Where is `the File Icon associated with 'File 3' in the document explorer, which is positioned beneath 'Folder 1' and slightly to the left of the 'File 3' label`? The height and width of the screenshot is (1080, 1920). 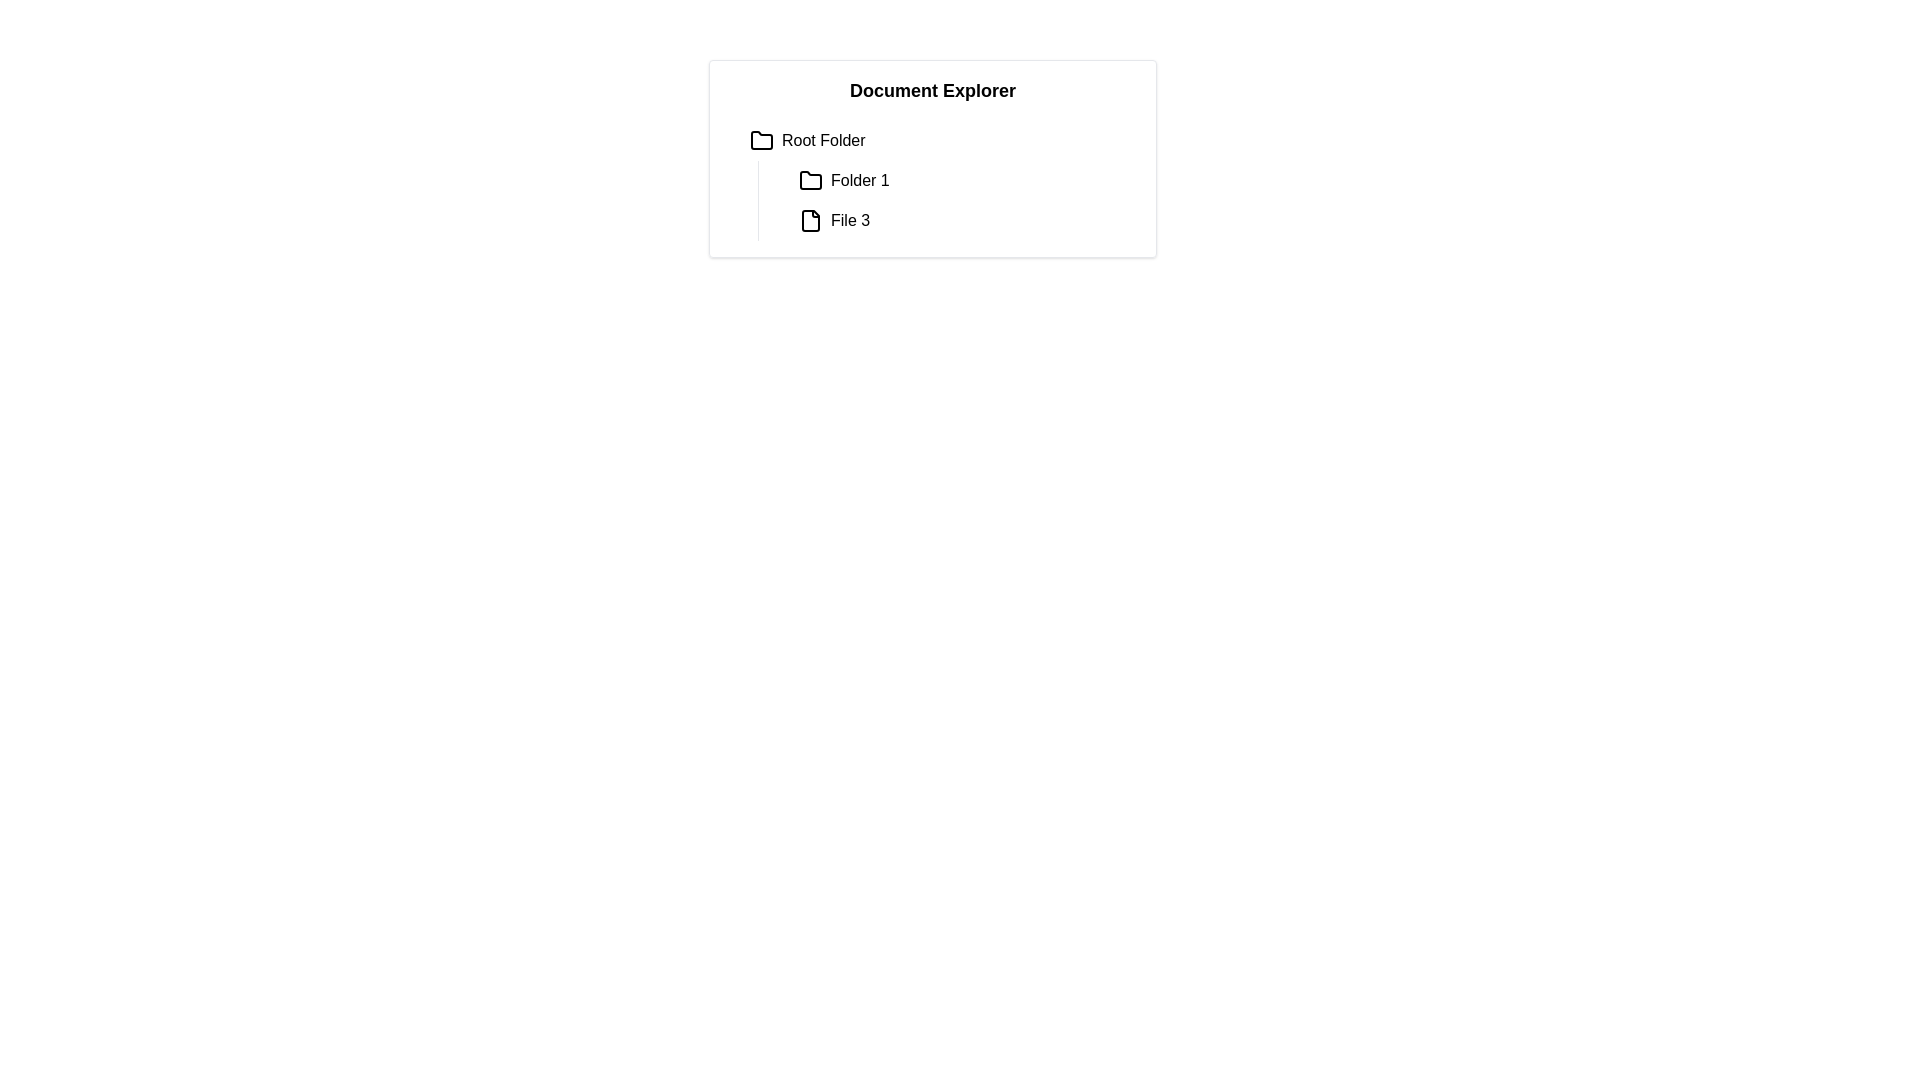
the File Icon associated with 'File 3' in the document explorer, which is positioned beneath 'Folder 1' and slightly to the left of the 'File 3' label is located at coordinates (811, 220).